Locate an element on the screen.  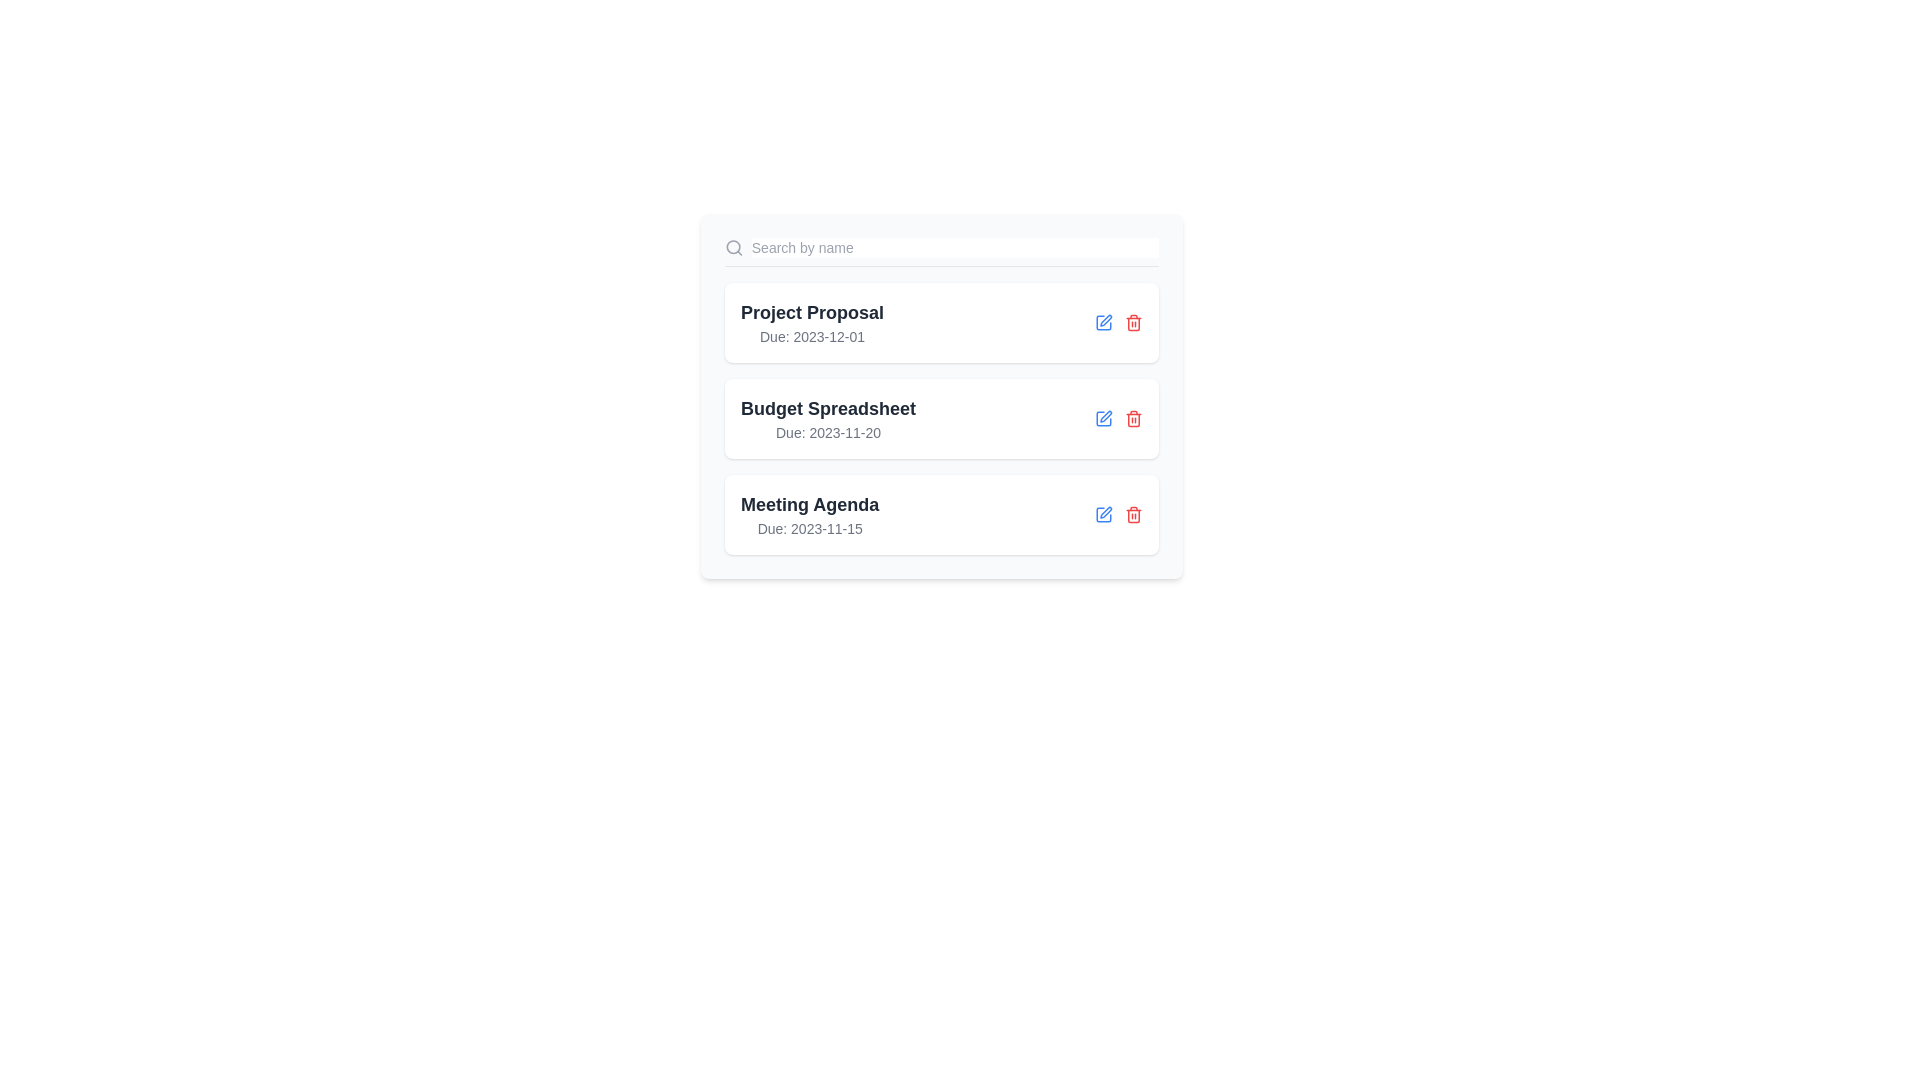
the trash icon next to the item Project Proposal to delete it is located at coordinates (1133, 322).